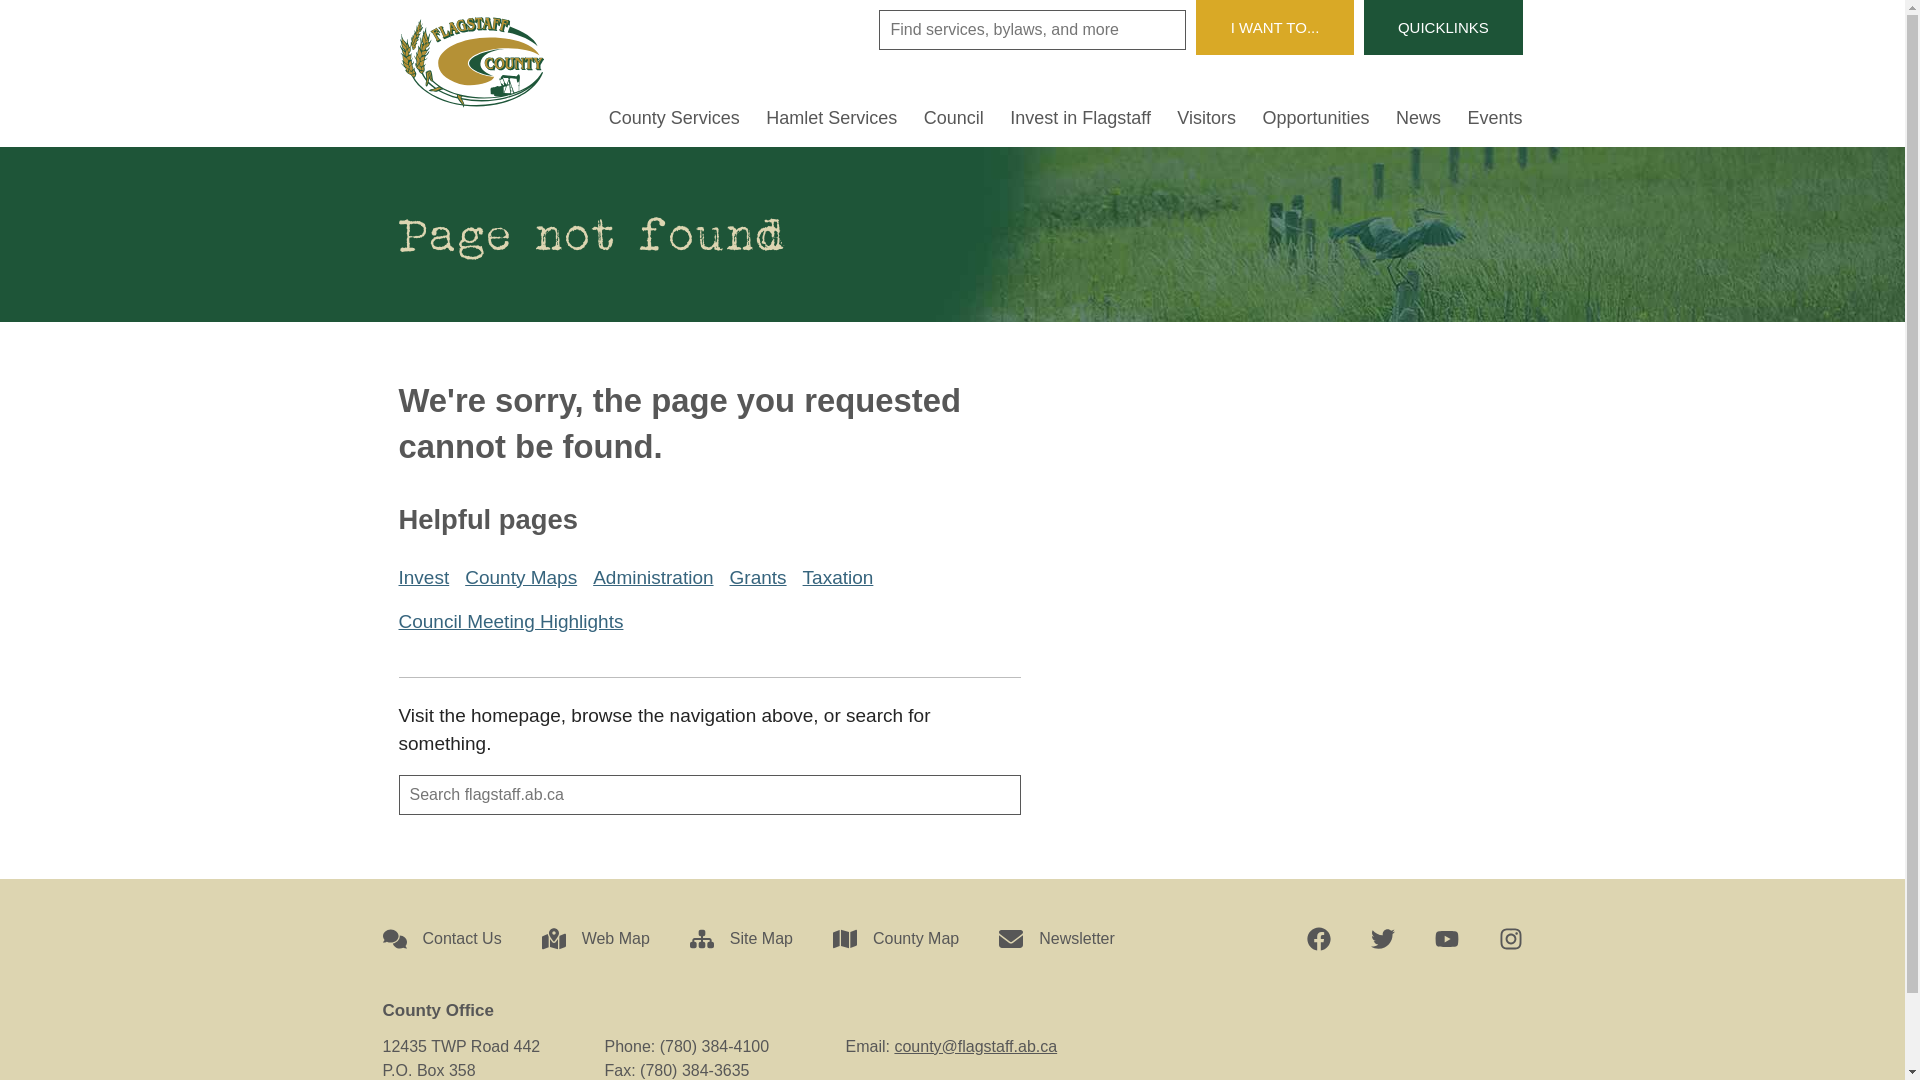 This screenshot has width=1920, height=1080. I want to click on 'Council Meeting Highlights', so click(510, 620).